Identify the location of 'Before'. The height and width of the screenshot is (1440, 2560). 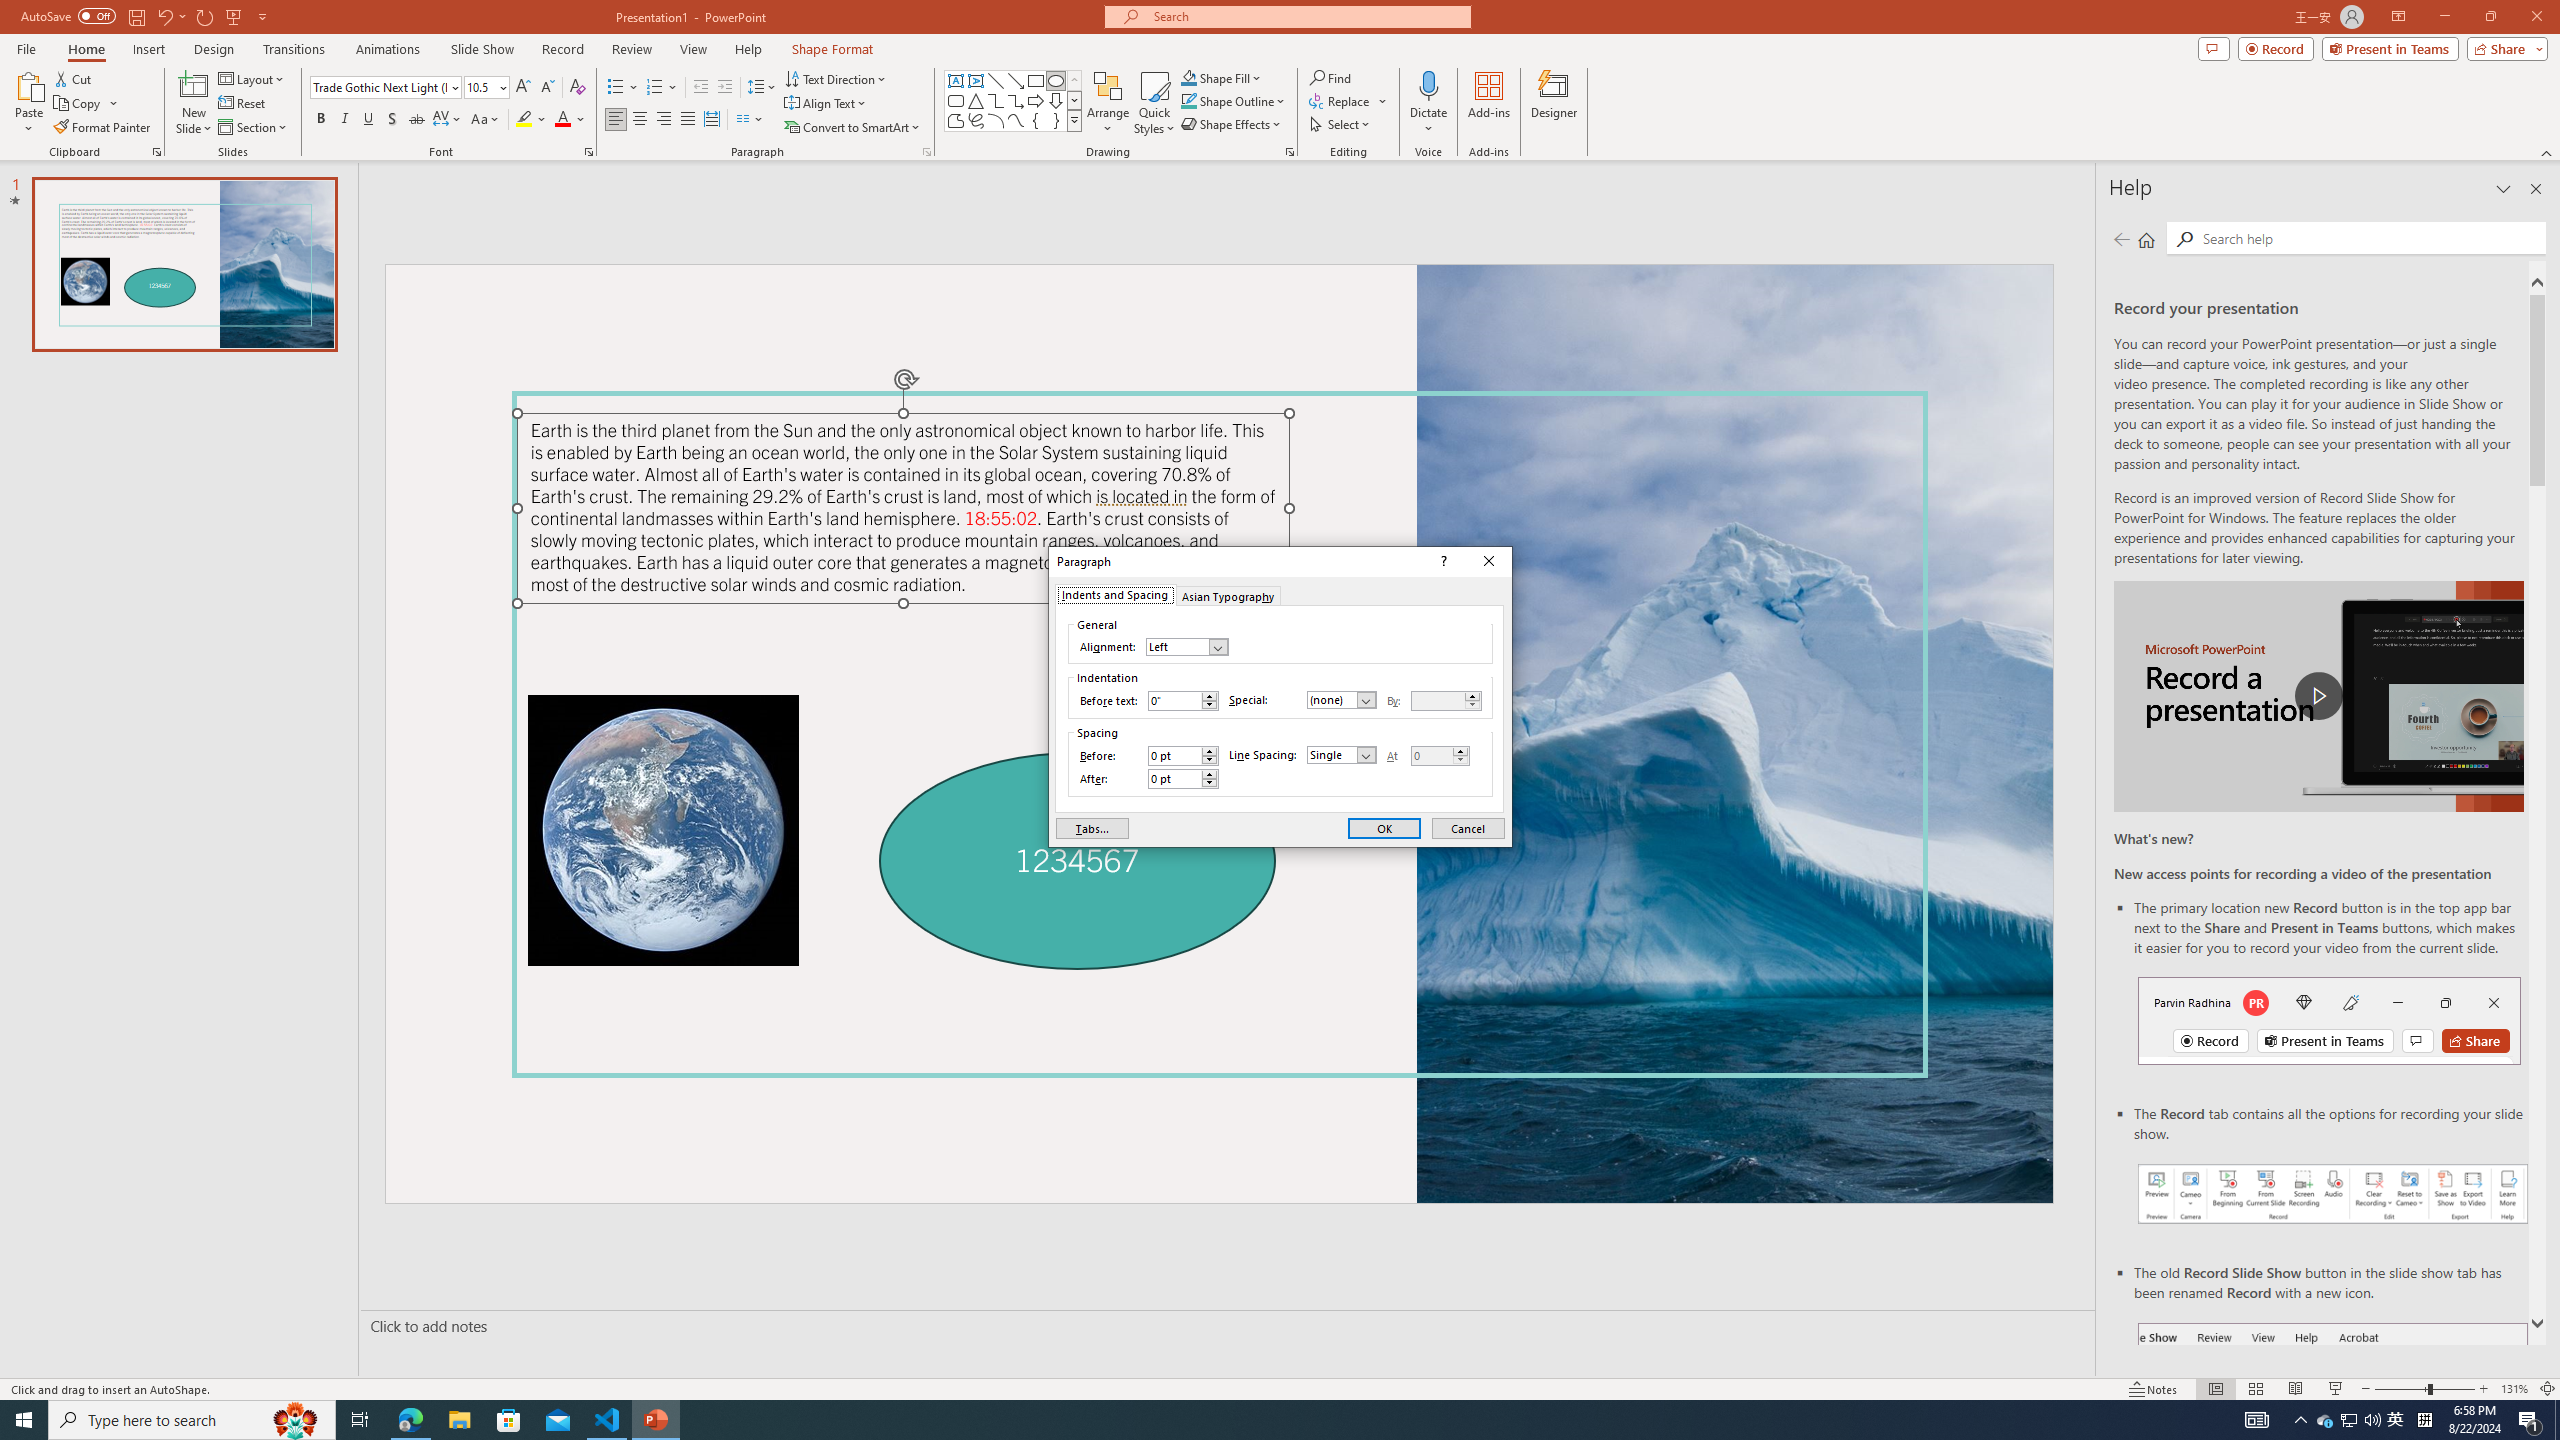
(1182, 755).